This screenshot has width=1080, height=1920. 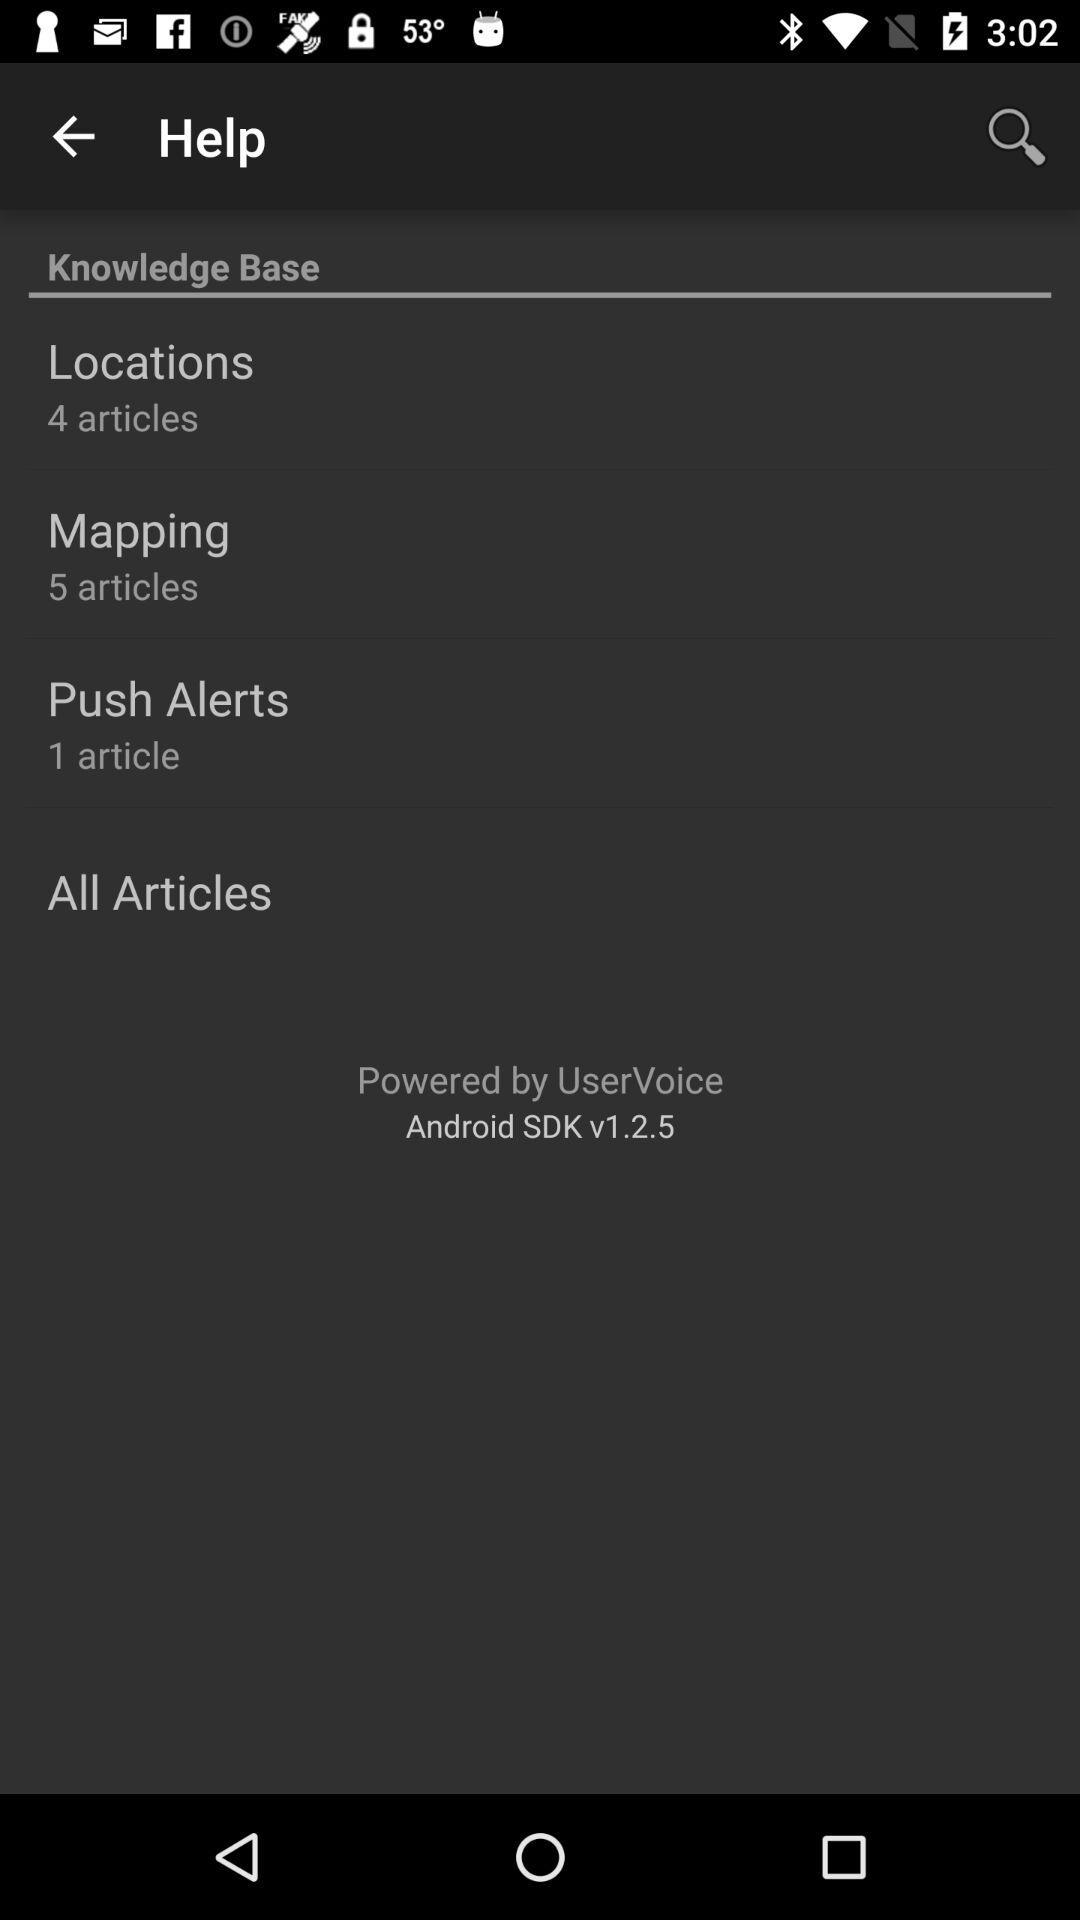 I want to click on the 4 articles, so click(x=123, y=416).